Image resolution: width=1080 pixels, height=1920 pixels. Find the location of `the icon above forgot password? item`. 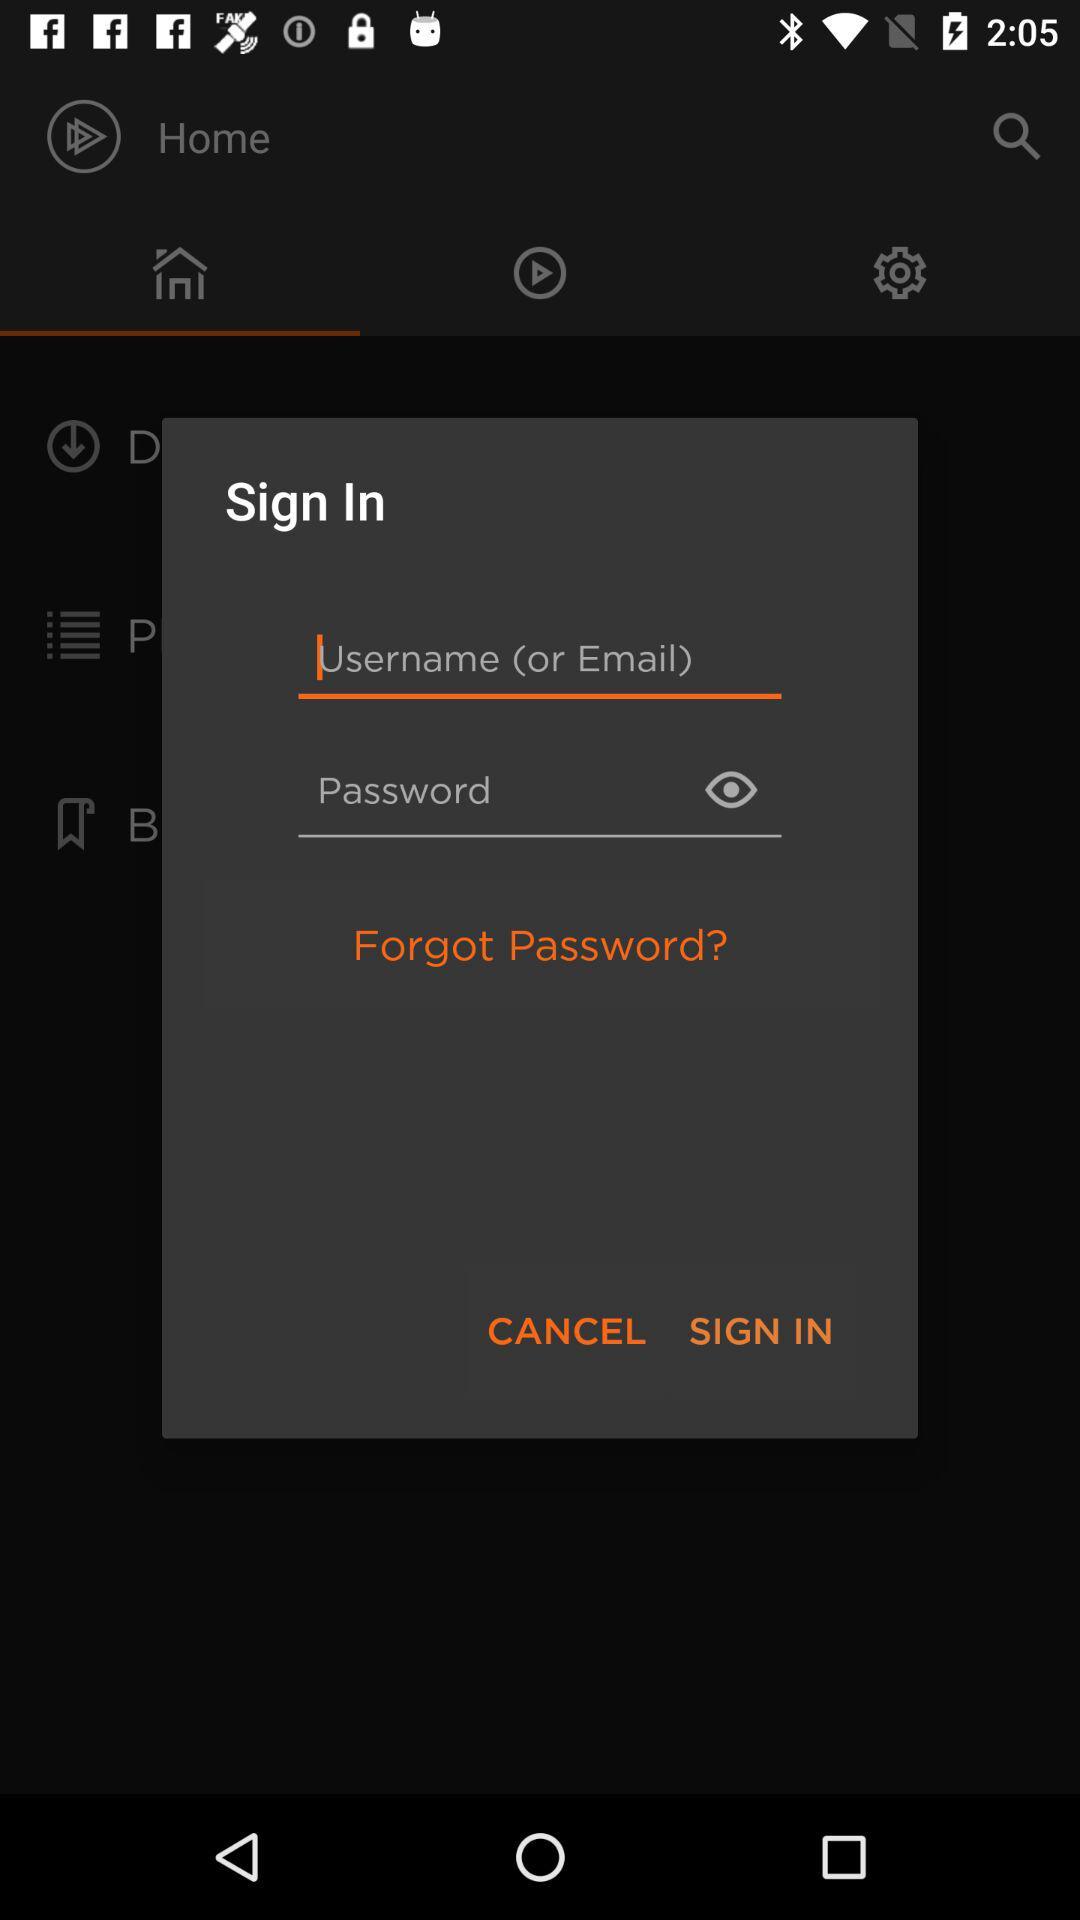

the icon above forgot password? item is located at coordinates (540, 788).